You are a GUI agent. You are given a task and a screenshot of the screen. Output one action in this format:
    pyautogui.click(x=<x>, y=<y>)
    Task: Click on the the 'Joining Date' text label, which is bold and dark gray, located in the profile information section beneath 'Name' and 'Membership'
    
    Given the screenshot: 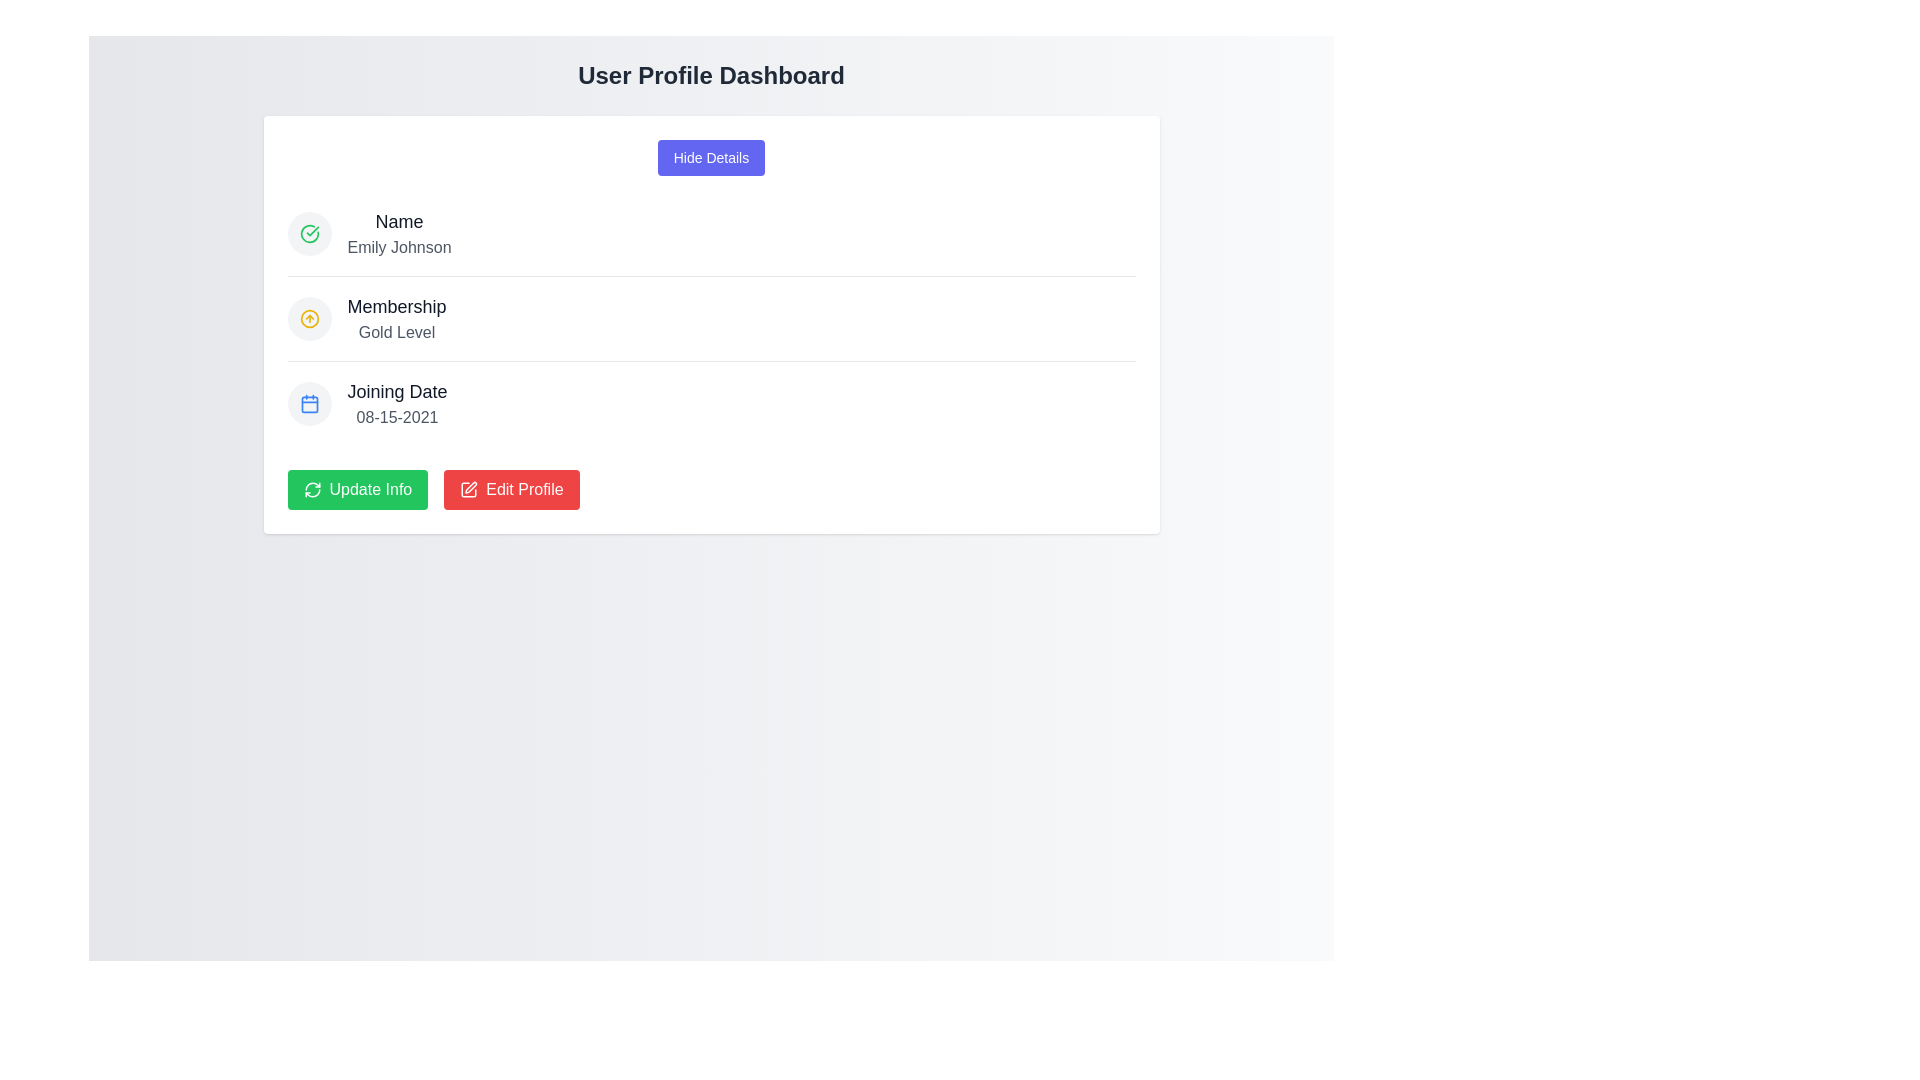 What is the action you would take?
    pyautogui.click(x=397, y=392)
    